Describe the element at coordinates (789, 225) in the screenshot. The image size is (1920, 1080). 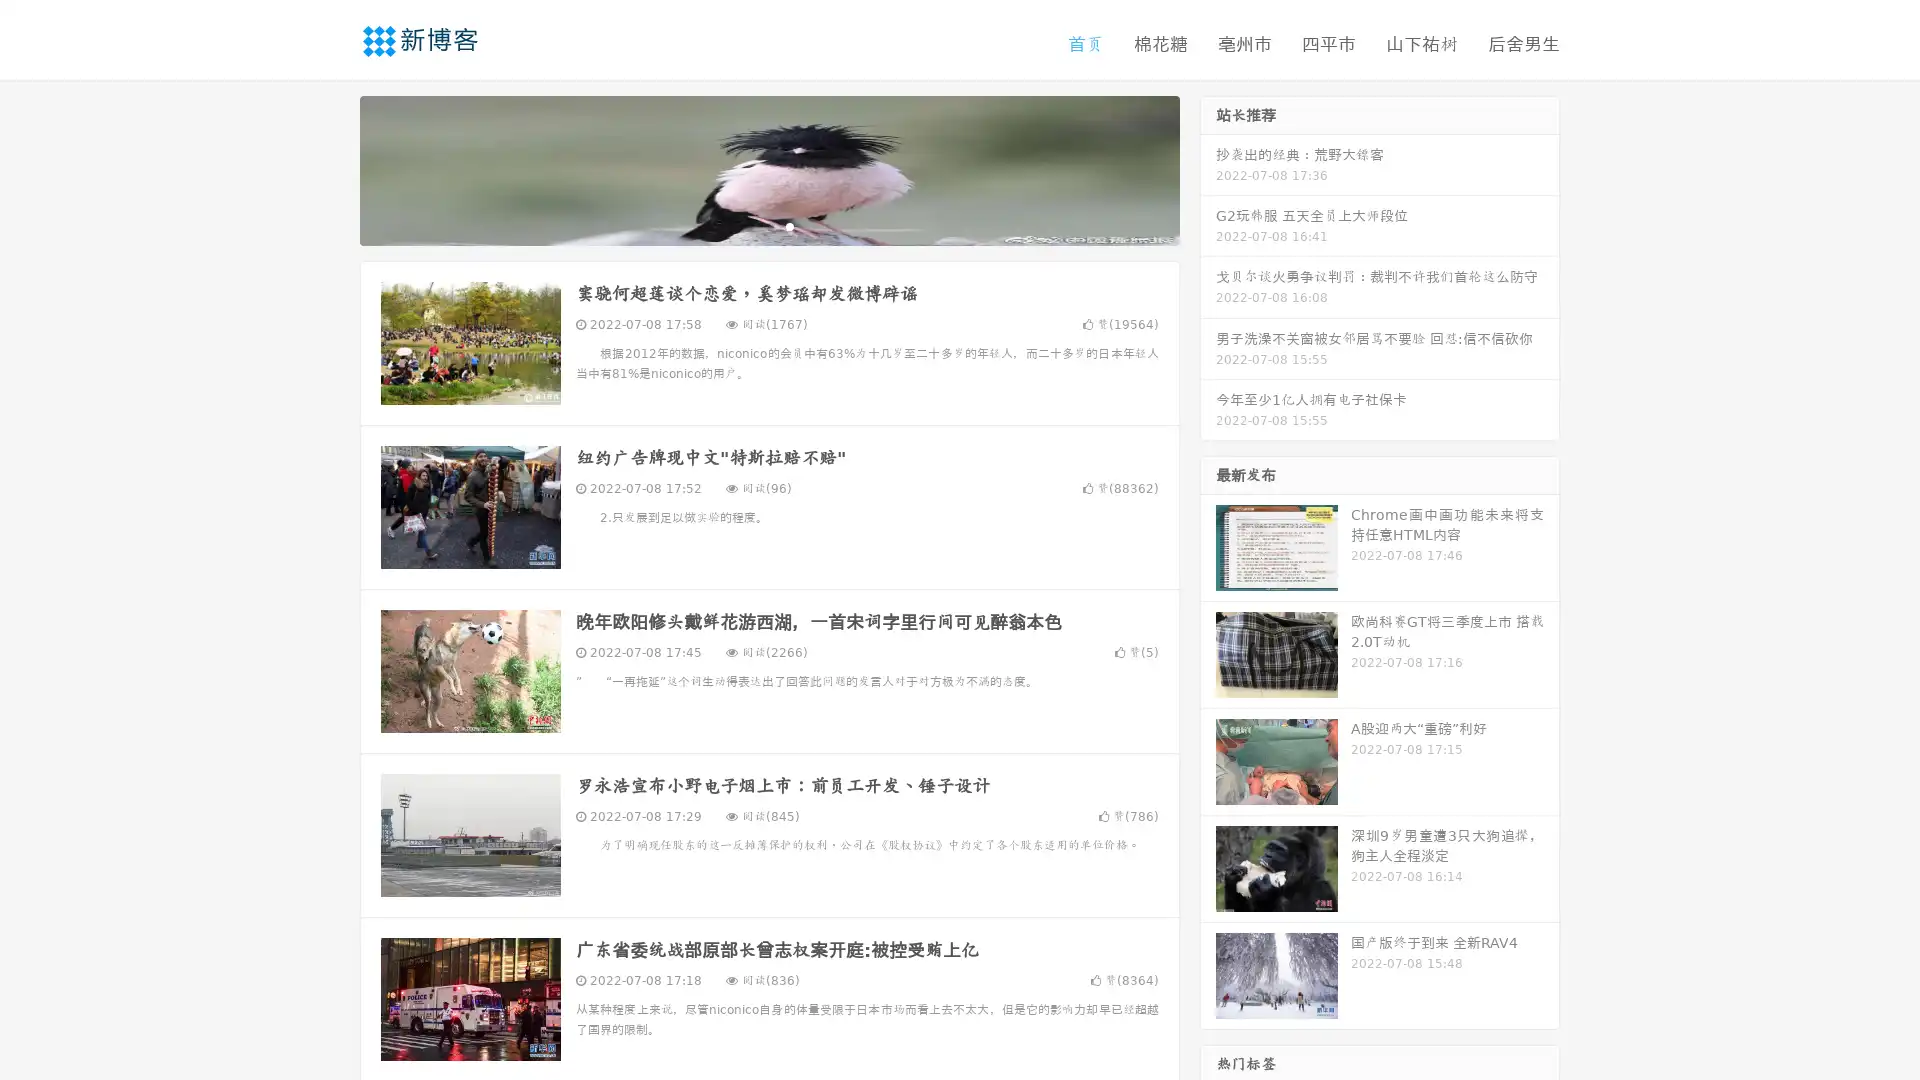
I see `Go to slide 3` at that location.